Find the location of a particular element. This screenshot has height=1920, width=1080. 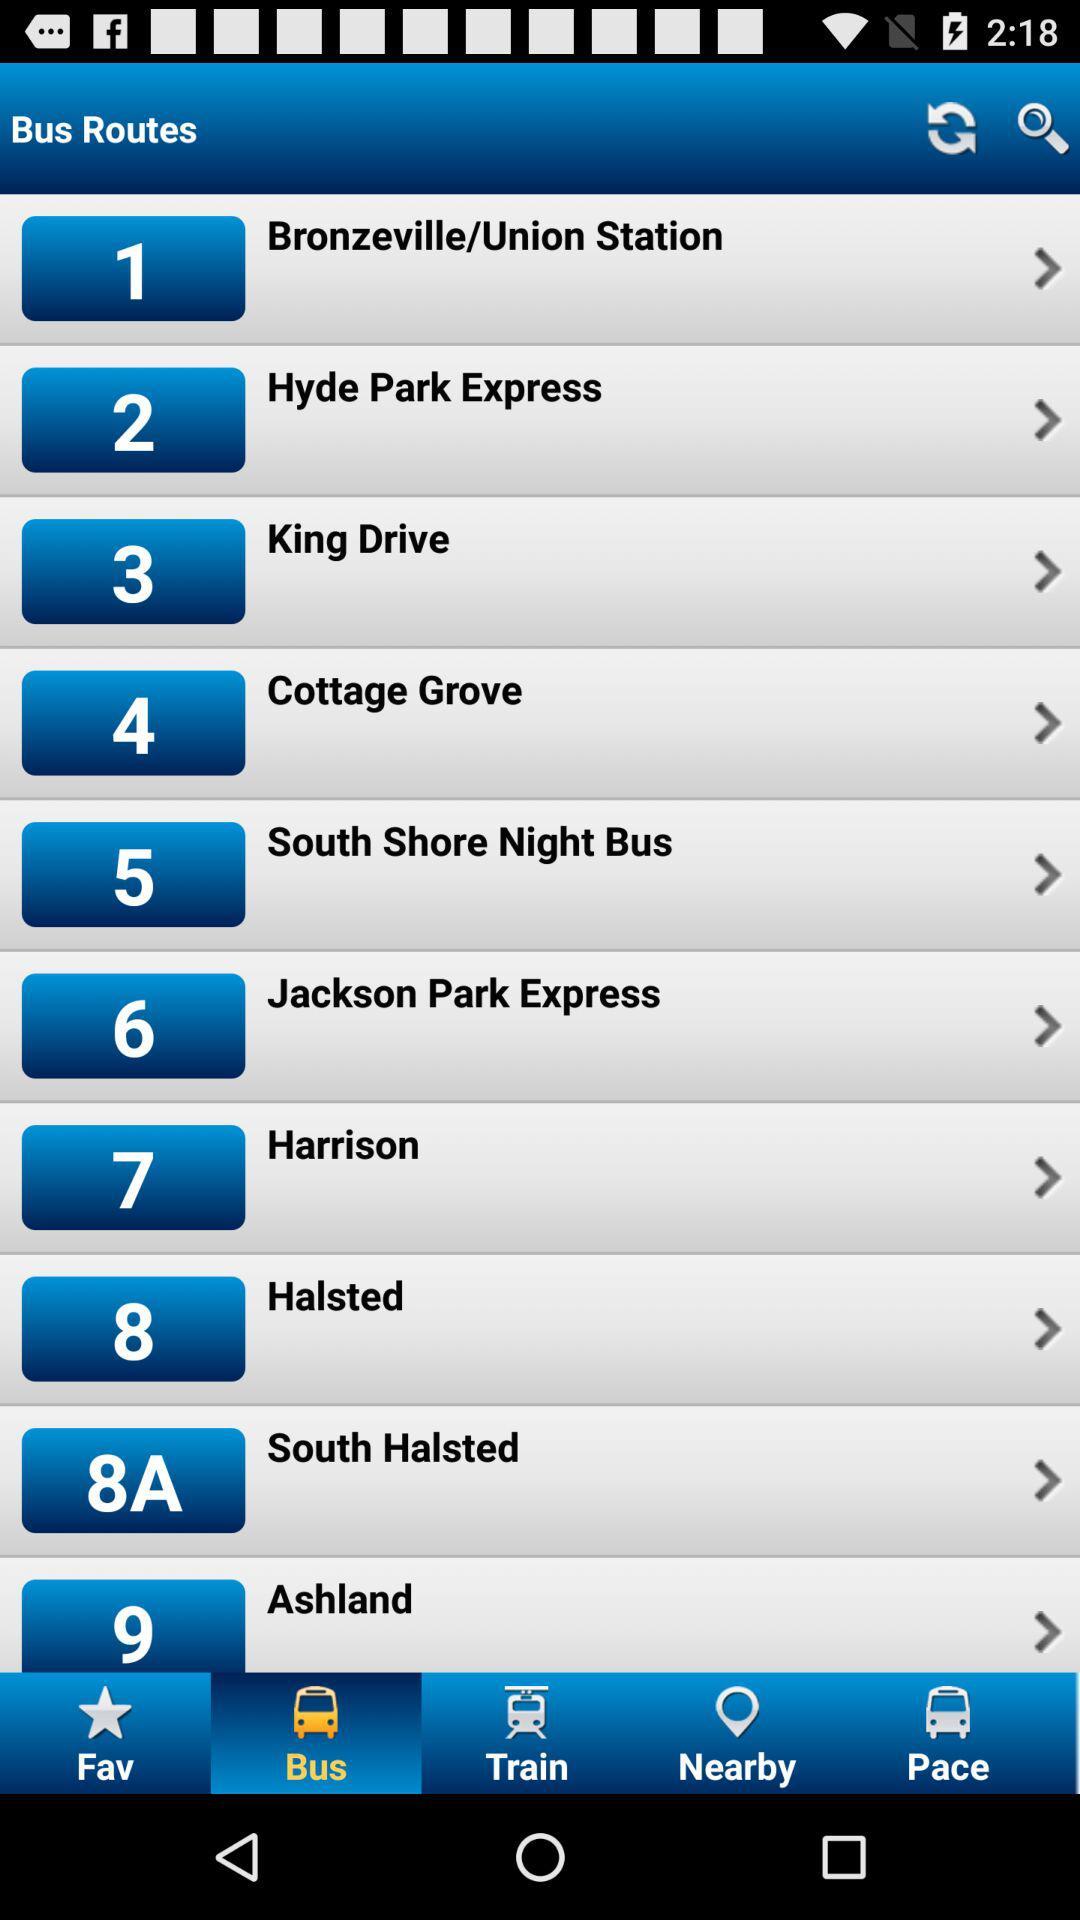

the item below the 5 is located at coordinates (133, 1026).